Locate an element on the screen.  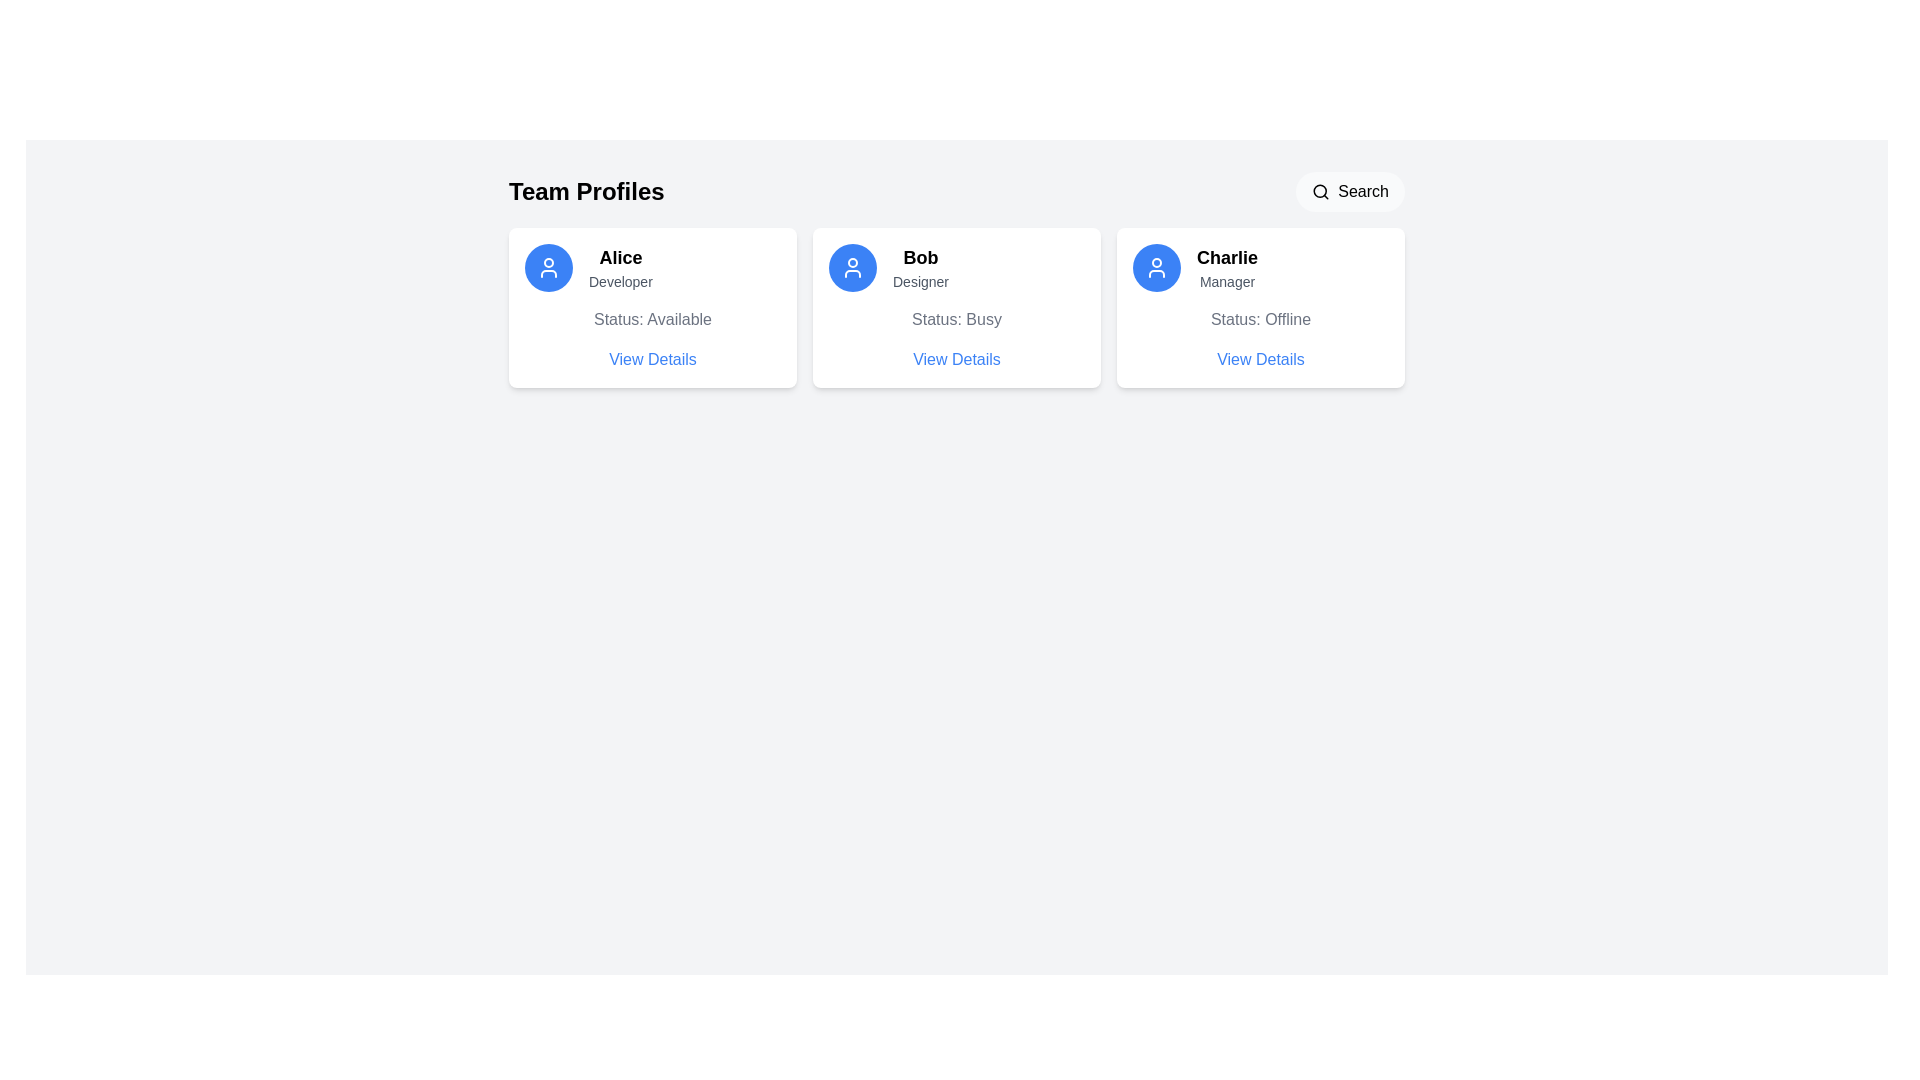
the 'Designer' label which is displayed in a small, light gray font below the name 'Bob' in the 'Team Profiles' section is located at coordinates (920, 281).